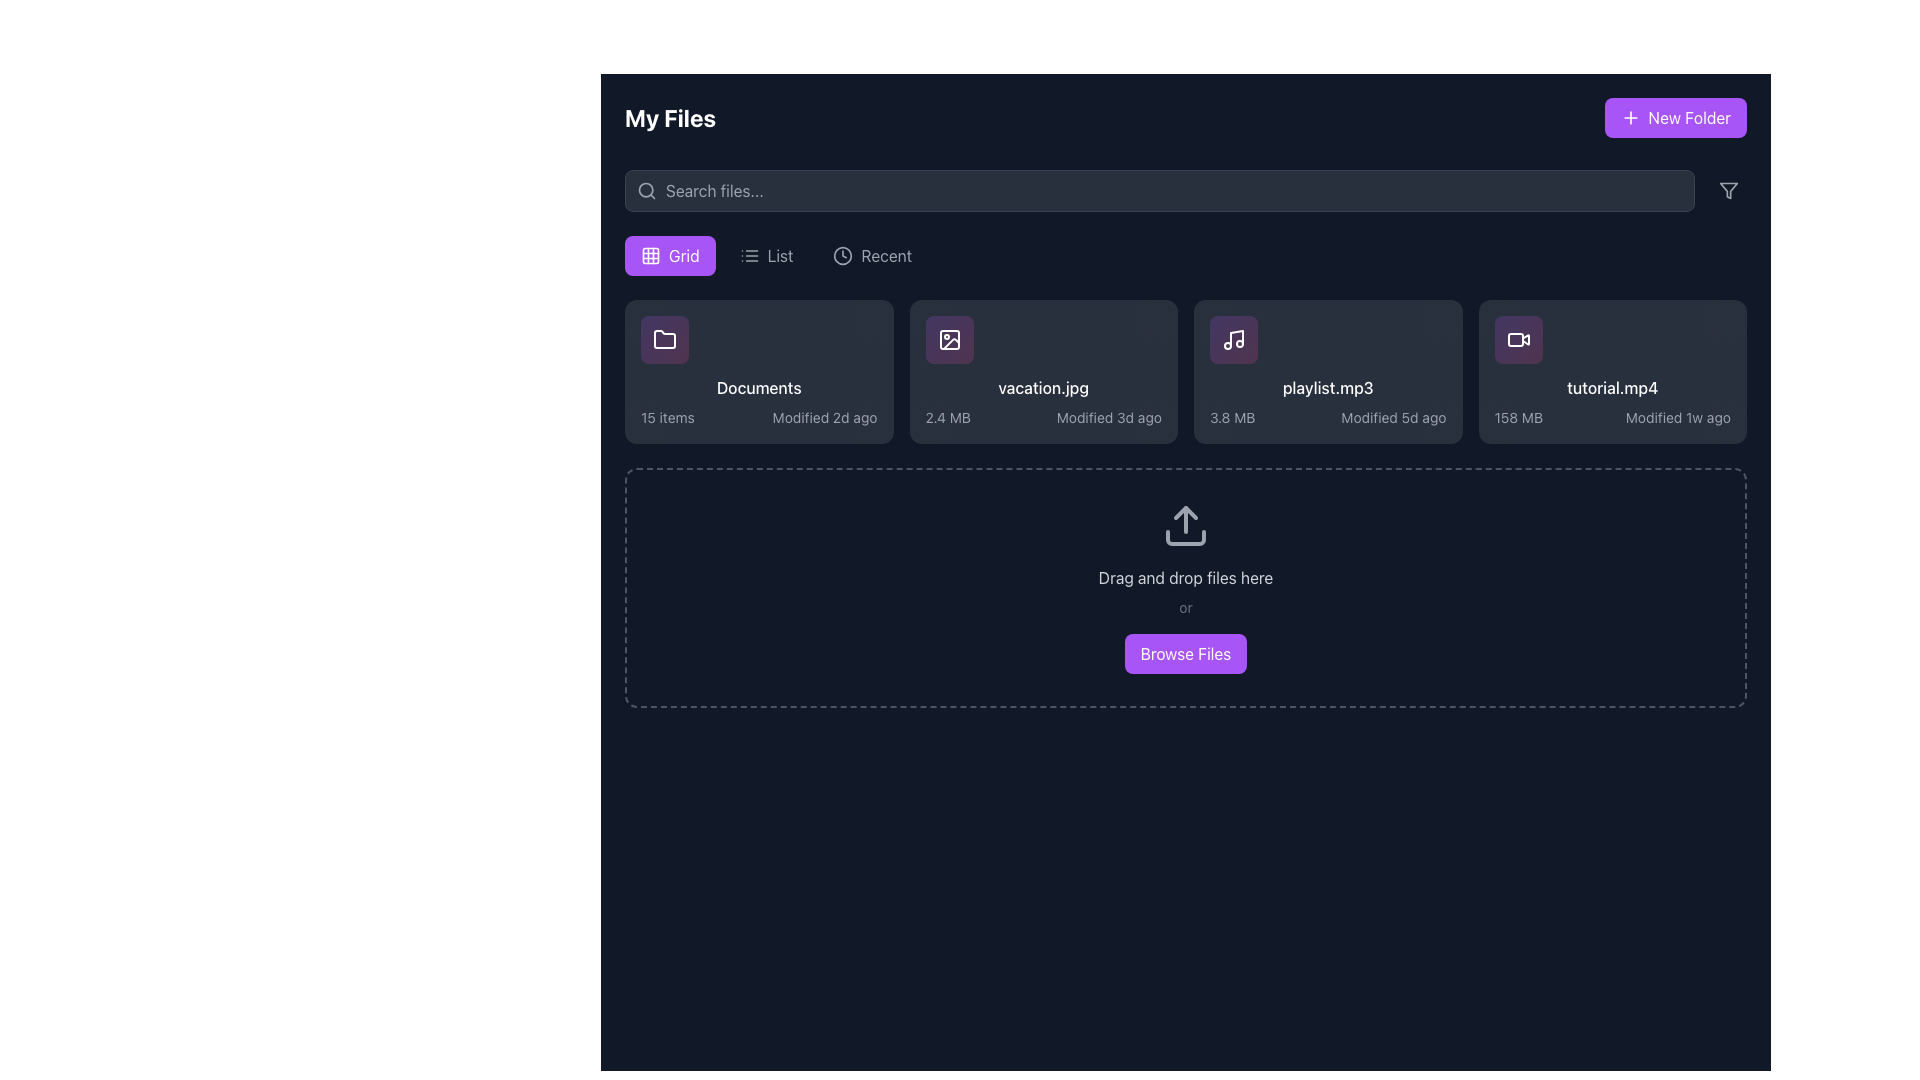  What do you see at coordinates (1563, 371) in the screenshot?
I see `the Icon button located in the top-right corner of the card representing the video file 'tutorial.mp4' to initiate the download process` at bounding box center [1563, 371].